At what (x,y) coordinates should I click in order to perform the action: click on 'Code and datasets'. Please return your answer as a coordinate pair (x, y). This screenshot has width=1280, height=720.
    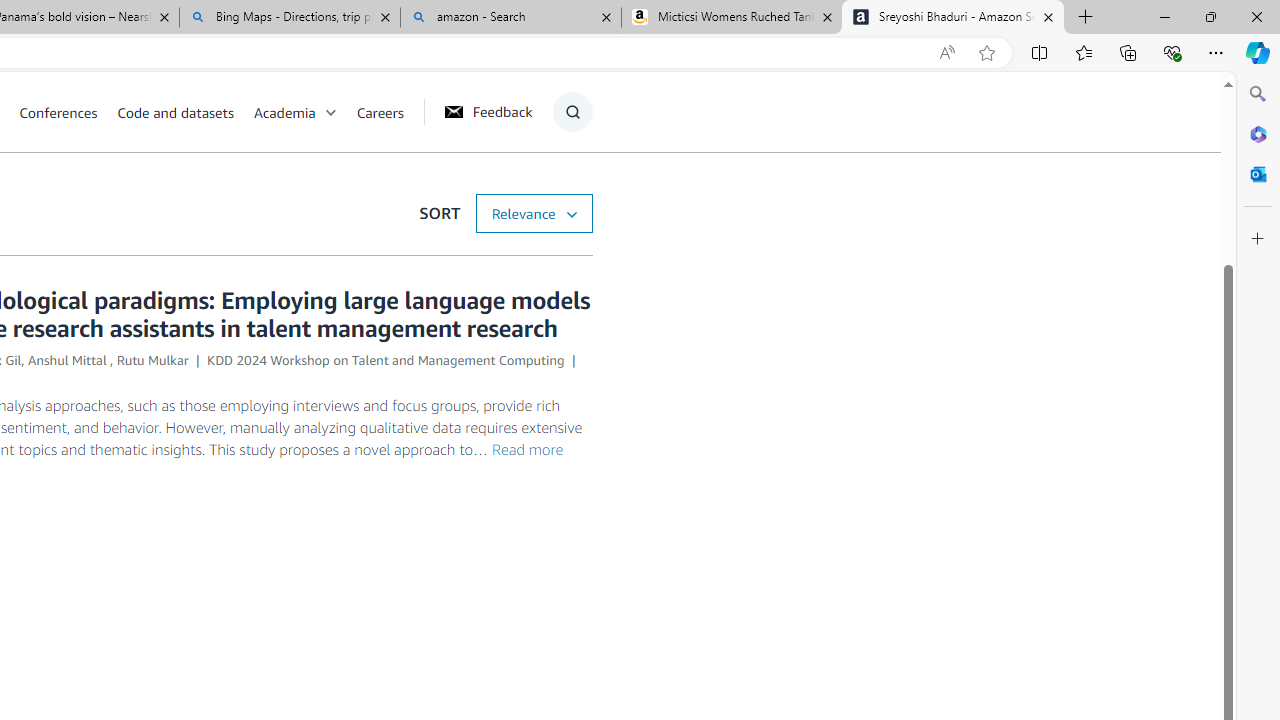
    Looking at the image, I should click on (184, 111).